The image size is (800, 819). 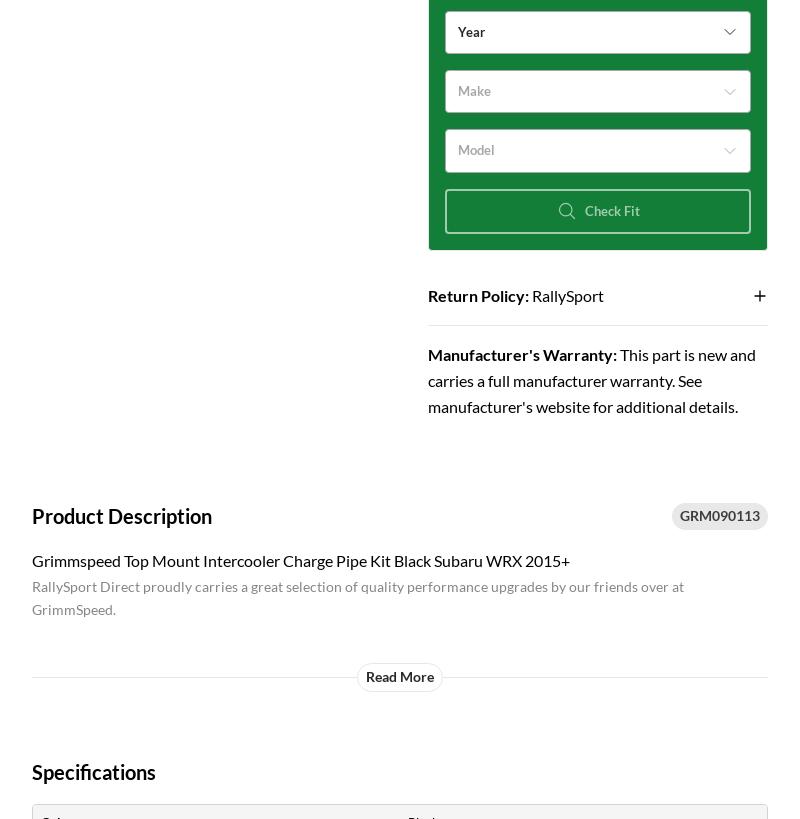 What do you see at coordinates (212, 440) in the screenshot?
I see `'Sign Up'` at bounding box center [212, 440].